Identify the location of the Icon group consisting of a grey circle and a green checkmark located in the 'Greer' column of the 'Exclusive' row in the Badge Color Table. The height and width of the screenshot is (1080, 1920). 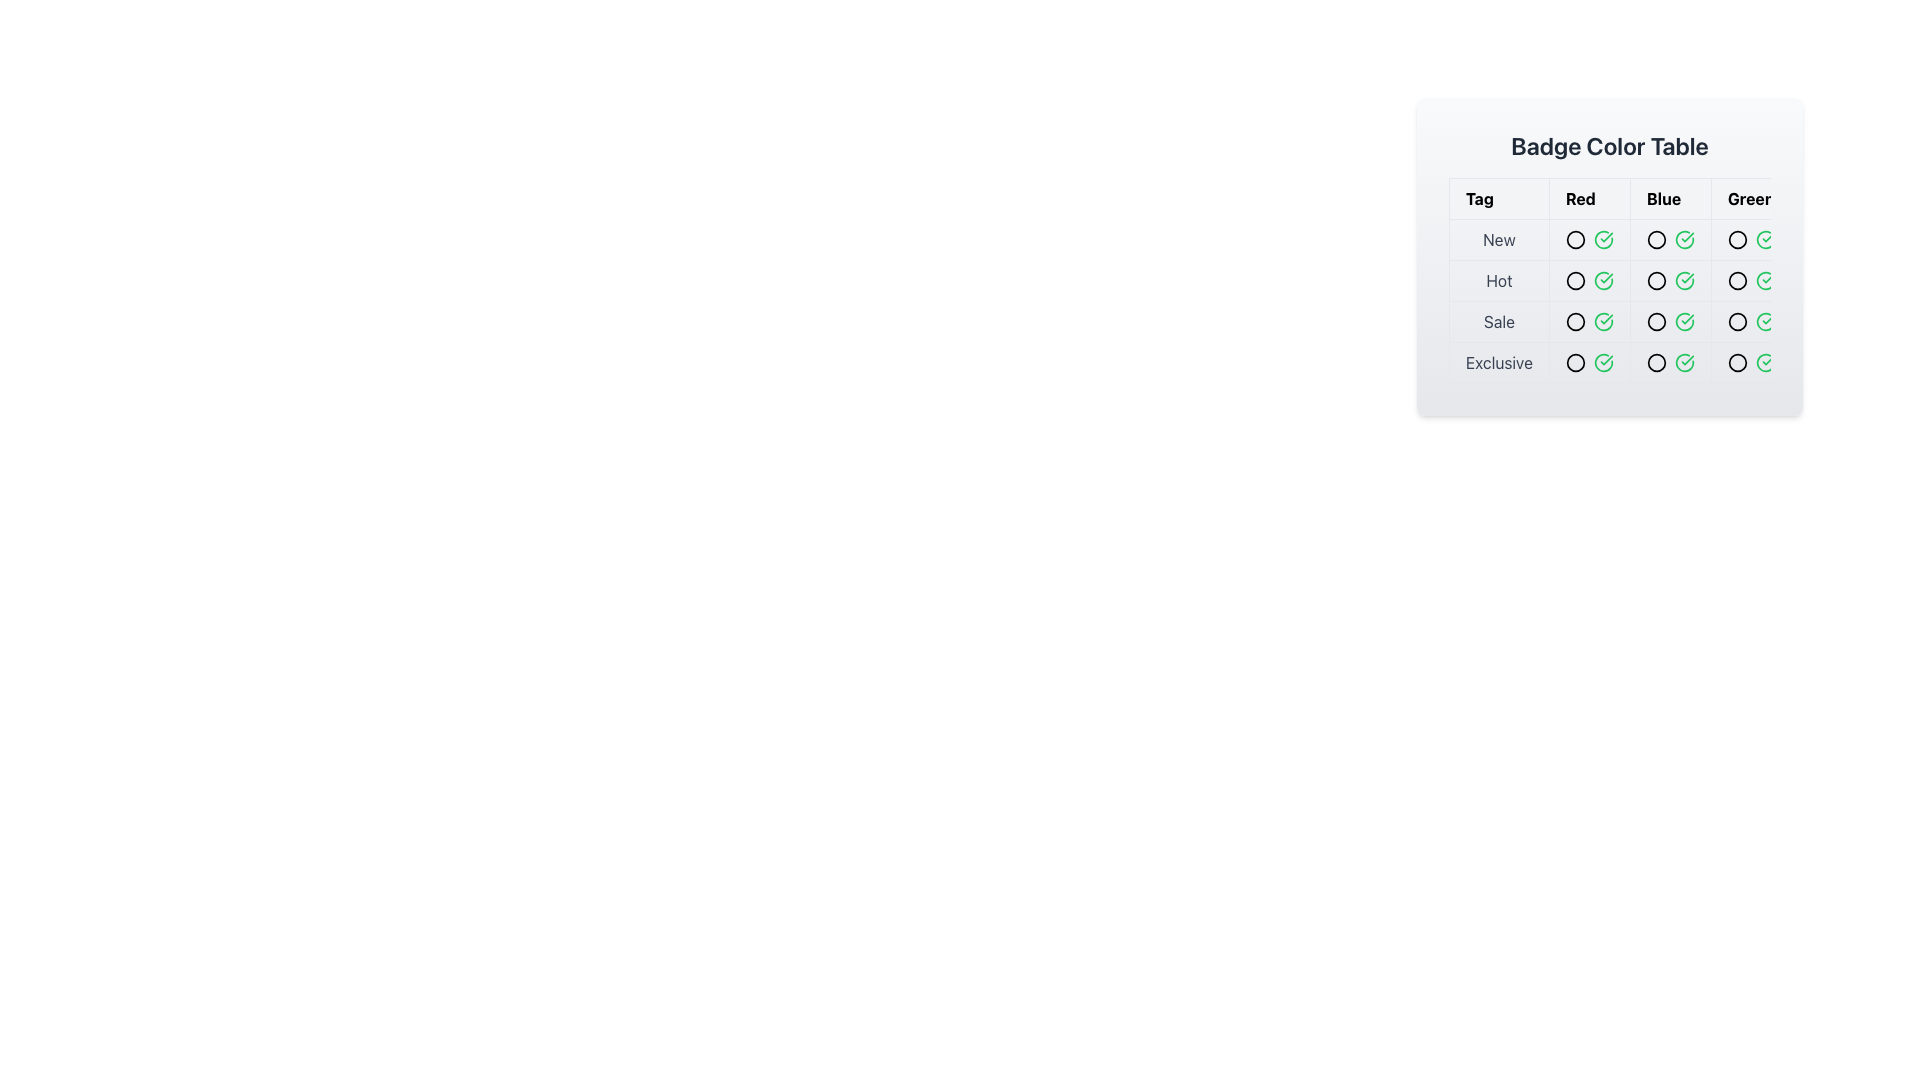
(1750, 362).